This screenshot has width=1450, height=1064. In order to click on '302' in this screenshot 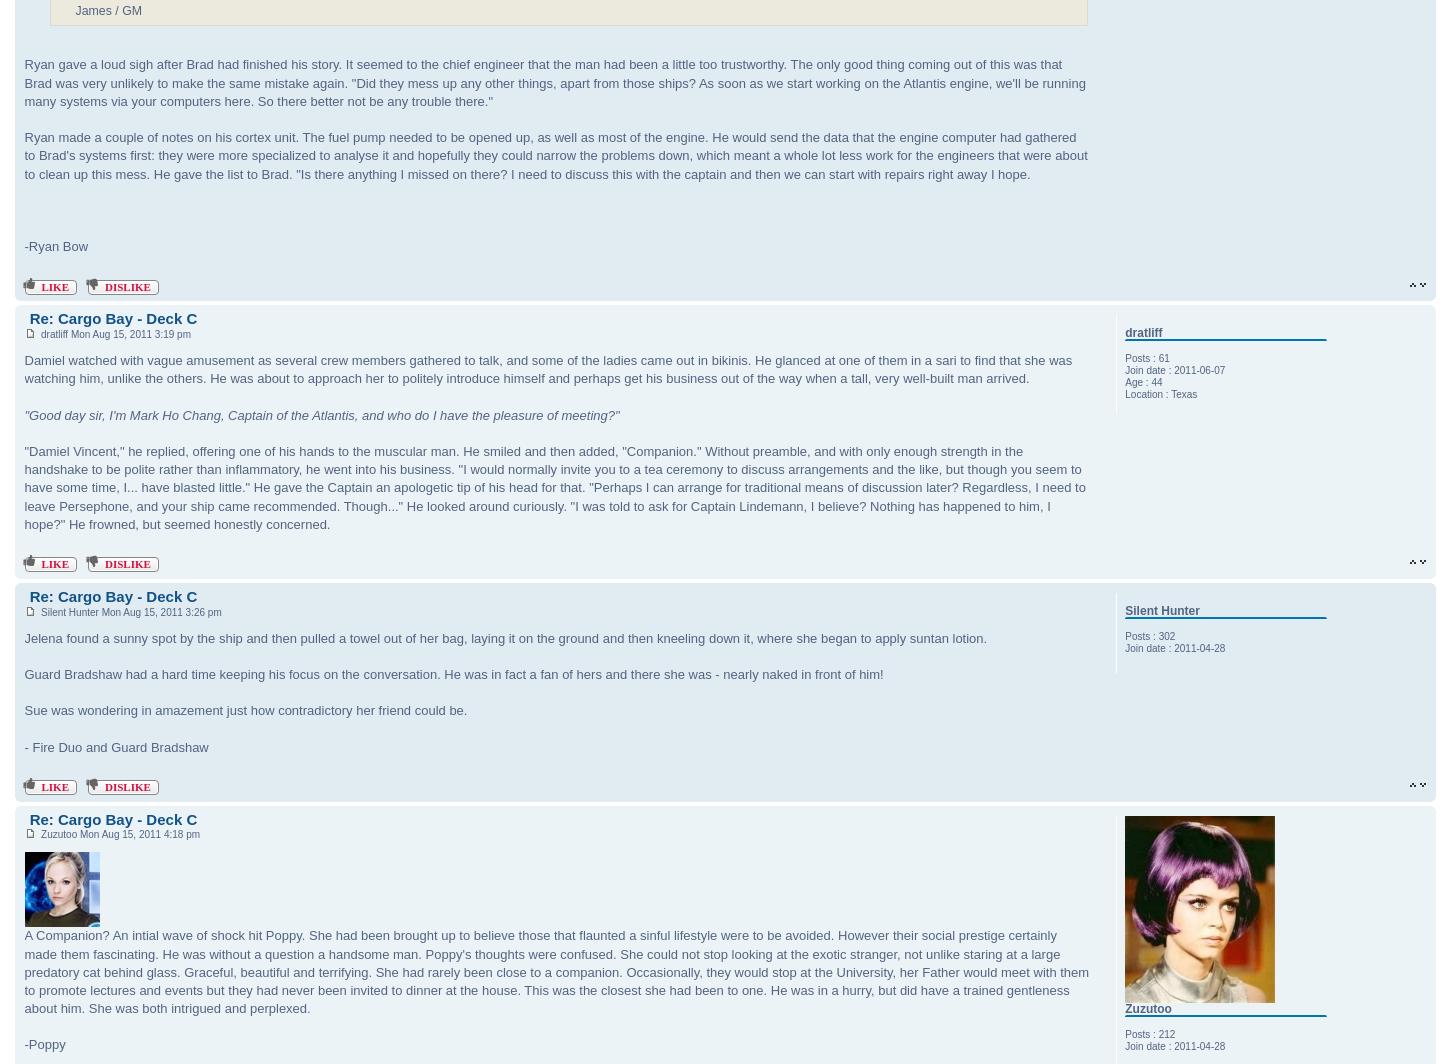, I will do `click(1165, 635)`.